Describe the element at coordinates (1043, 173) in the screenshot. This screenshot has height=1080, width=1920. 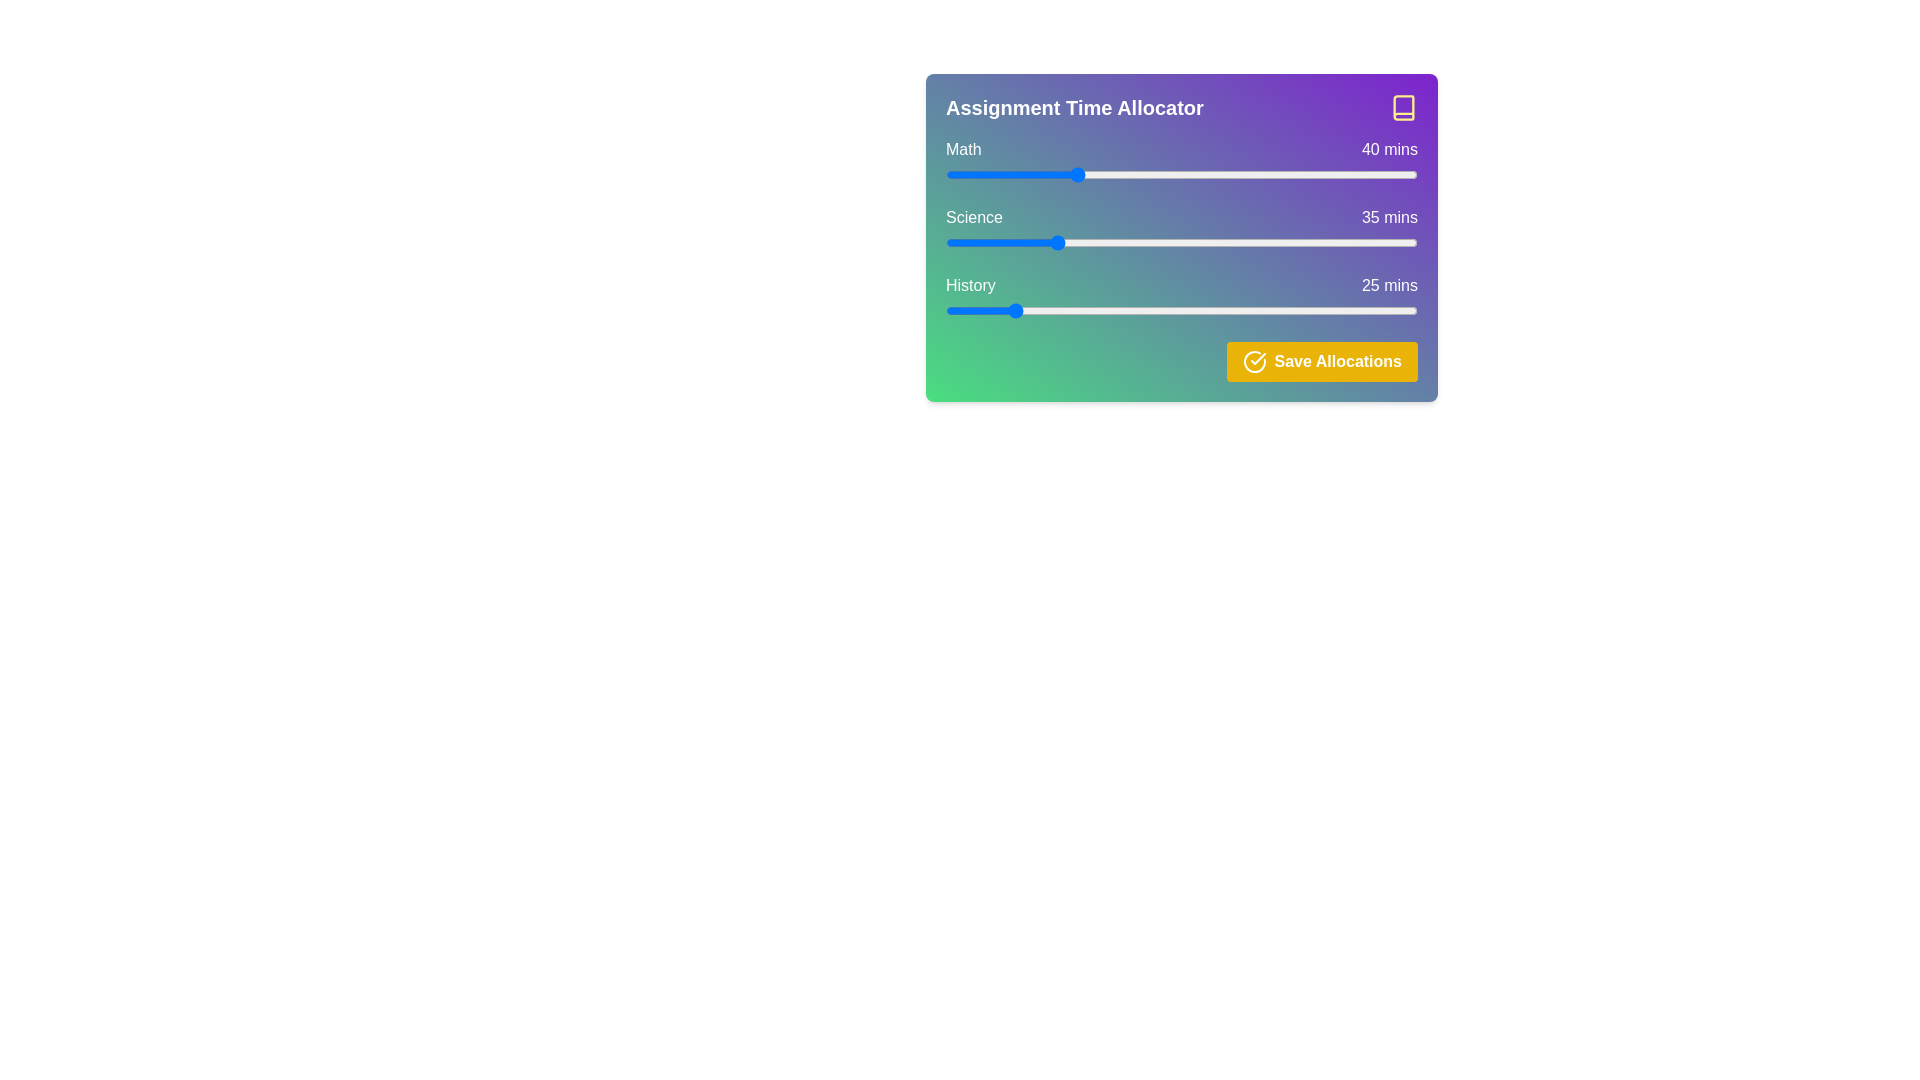
I see `the slider for 'Math'` at that location.